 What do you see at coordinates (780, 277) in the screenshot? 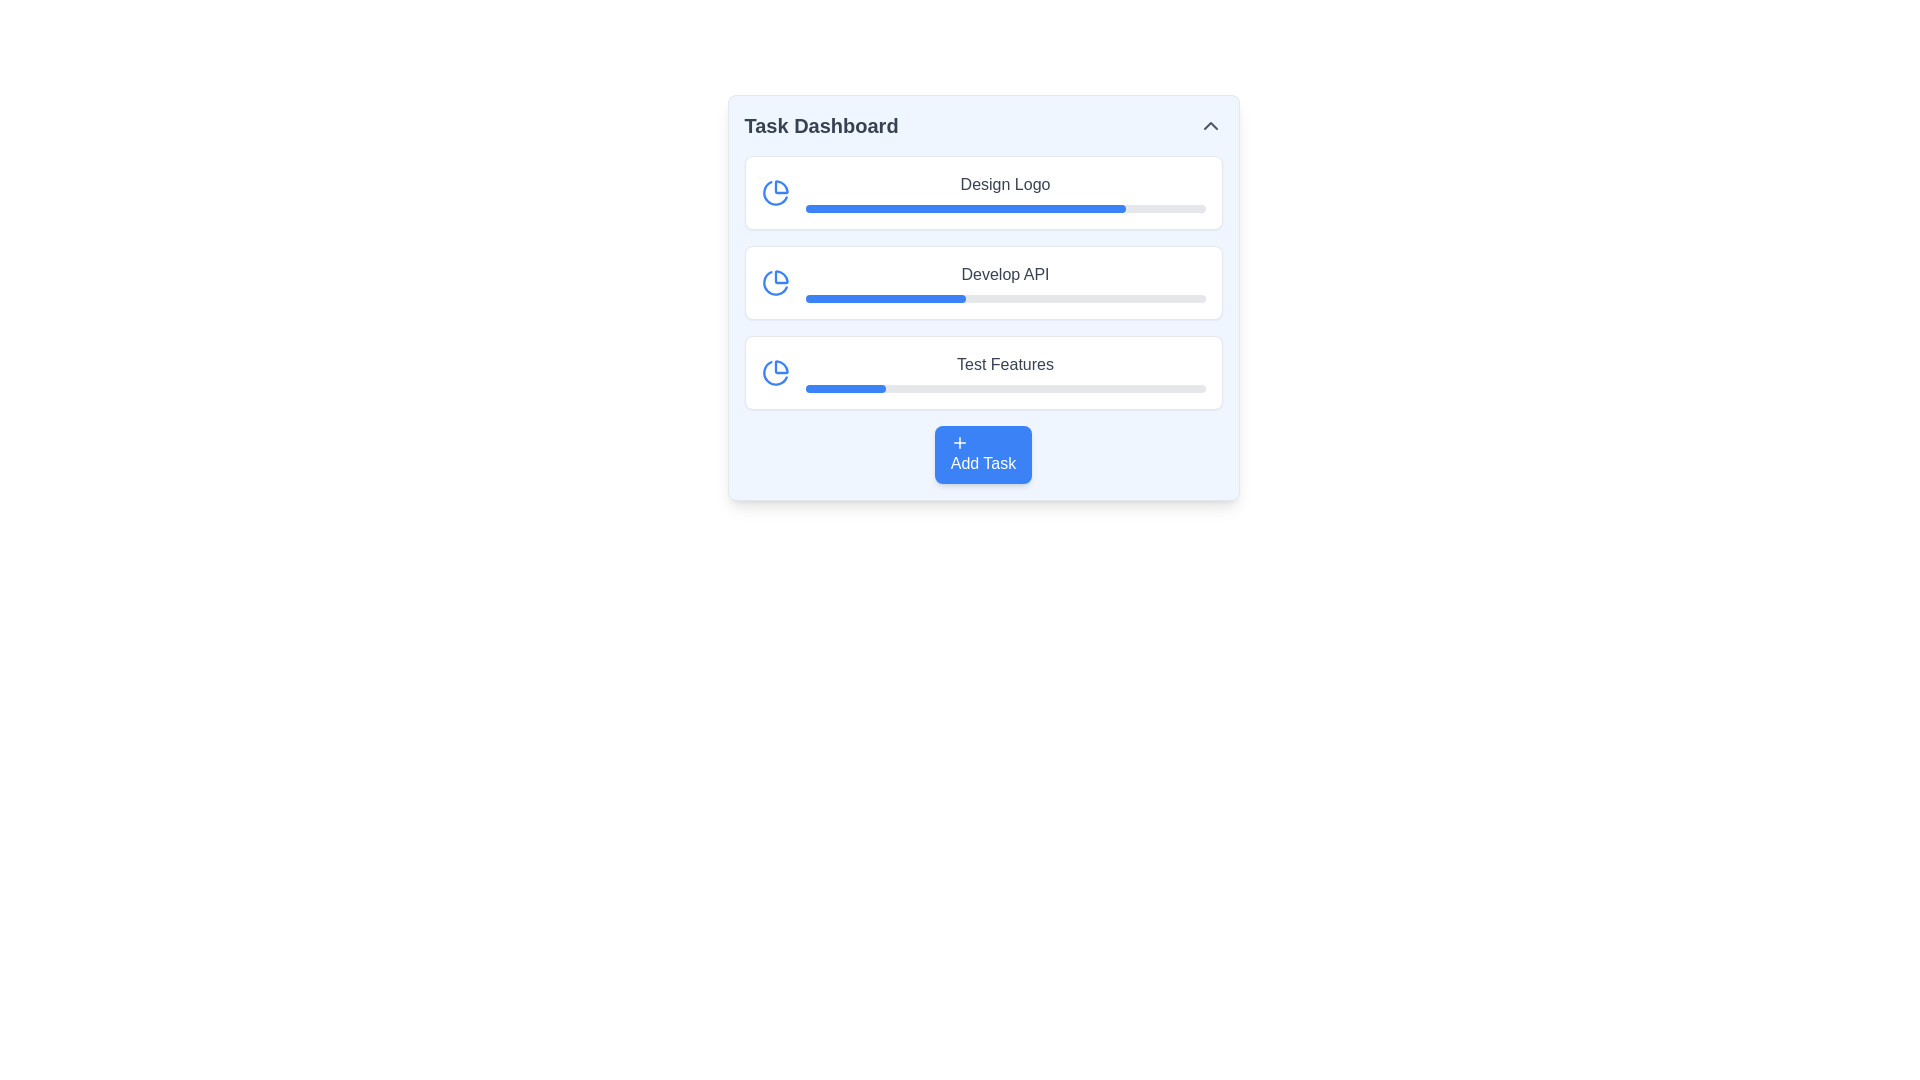
I see `the graphical icon element representing the 'Develop API' task in the dashboard interface, located adjacent to the task label and progress bar` at bounding box center [780, 277].